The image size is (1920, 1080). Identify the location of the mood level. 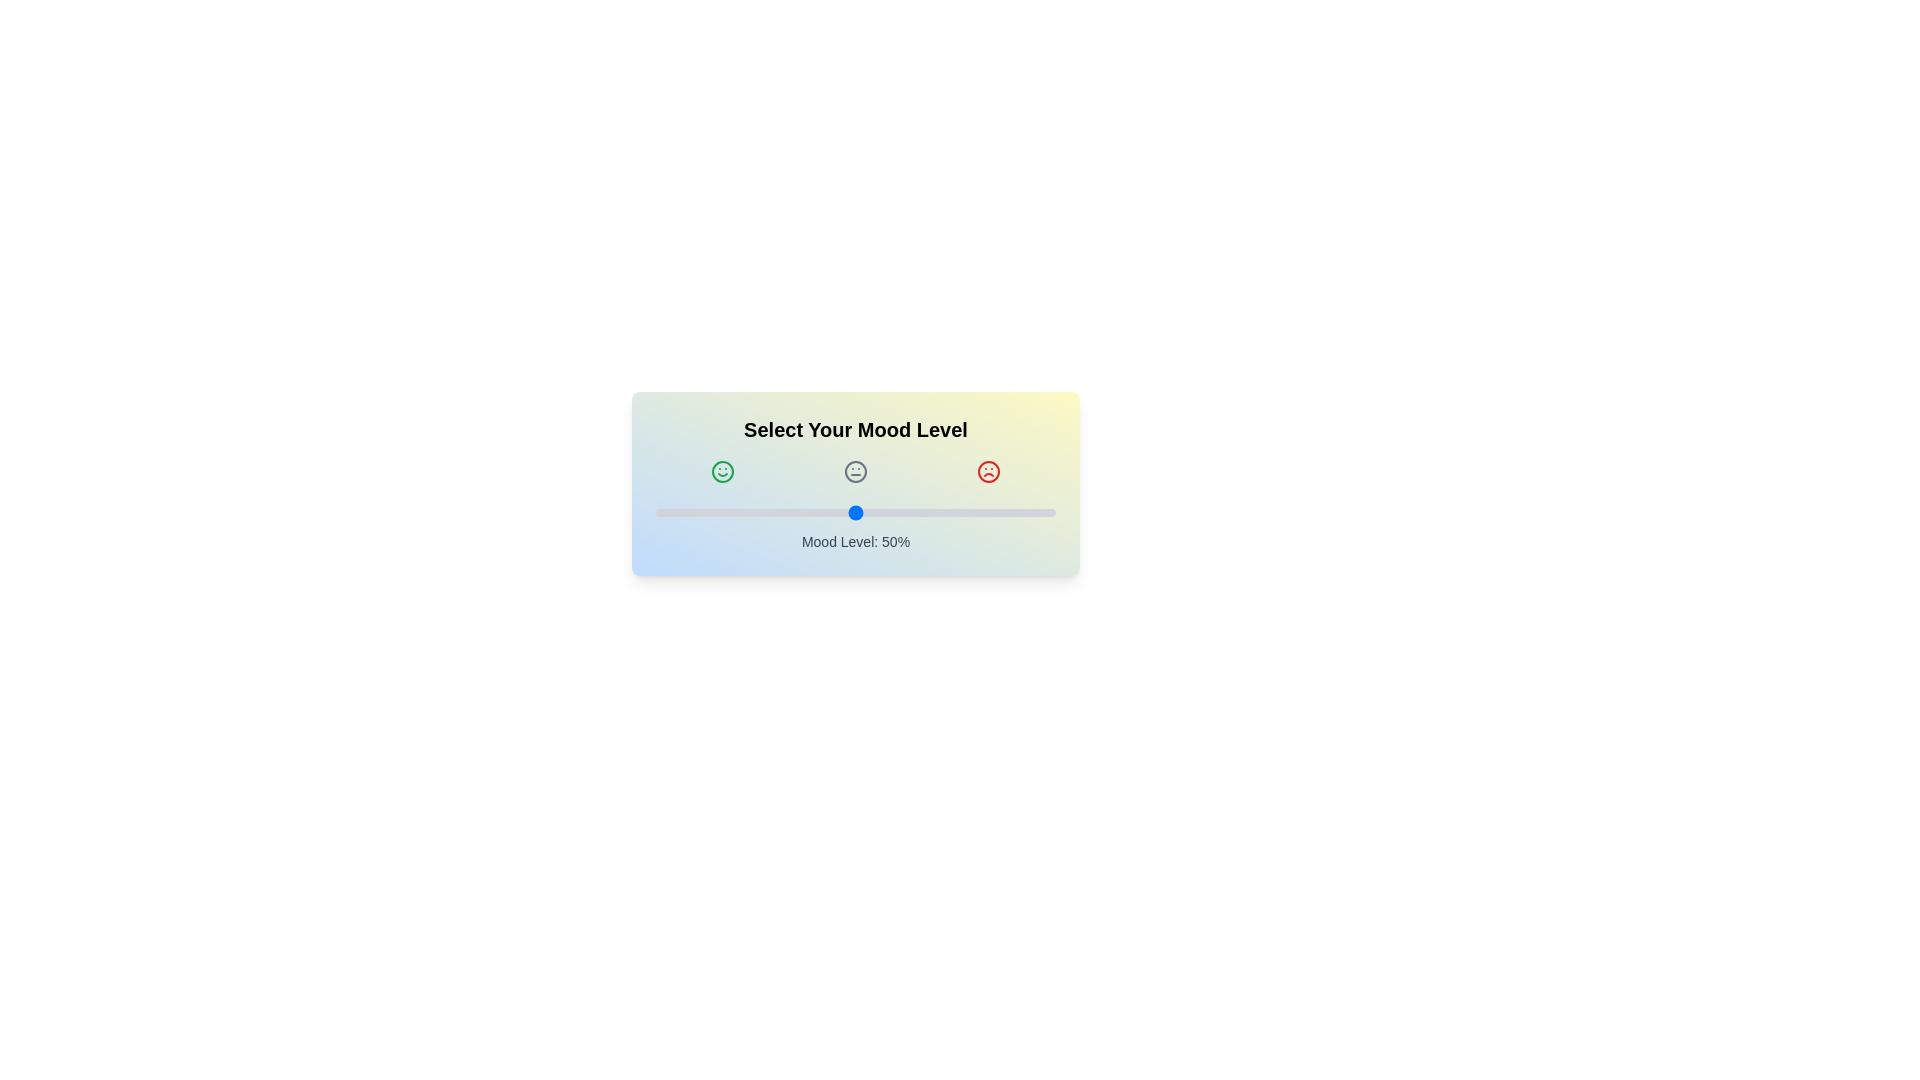
(786, 512).